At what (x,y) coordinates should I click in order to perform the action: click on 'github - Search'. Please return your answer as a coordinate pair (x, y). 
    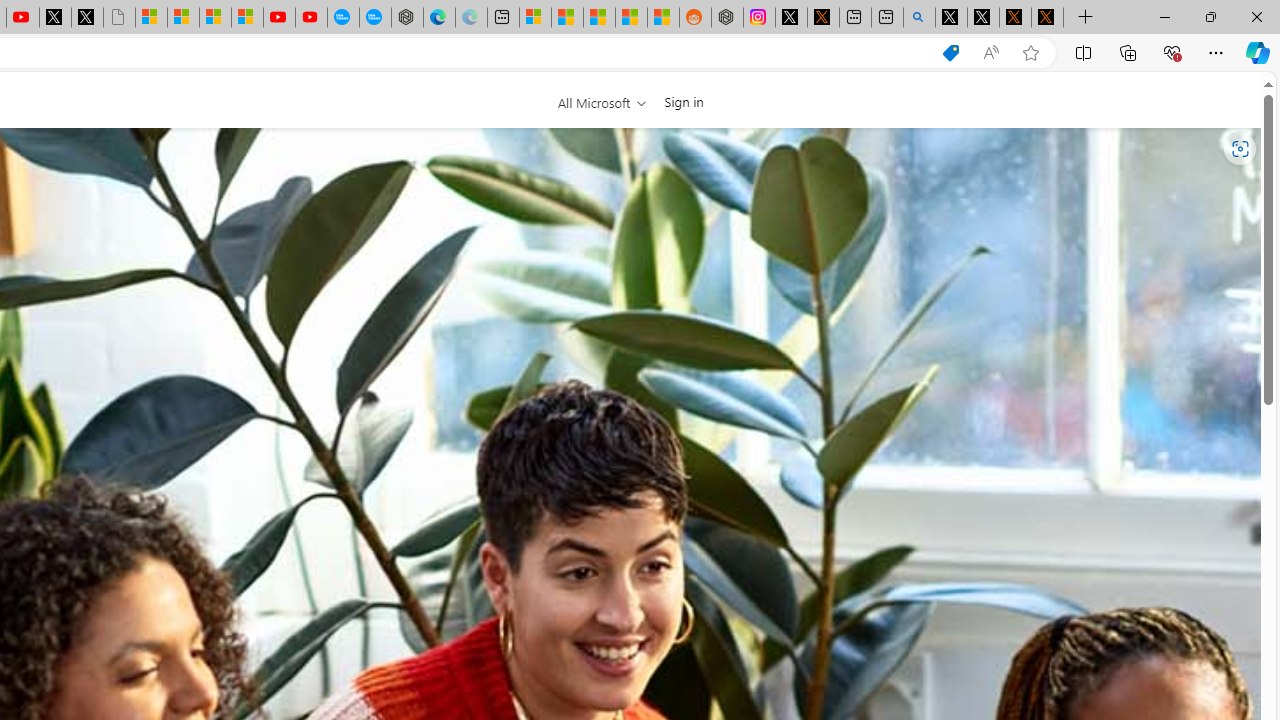
    Looking at the image, I should click on (918, 17).